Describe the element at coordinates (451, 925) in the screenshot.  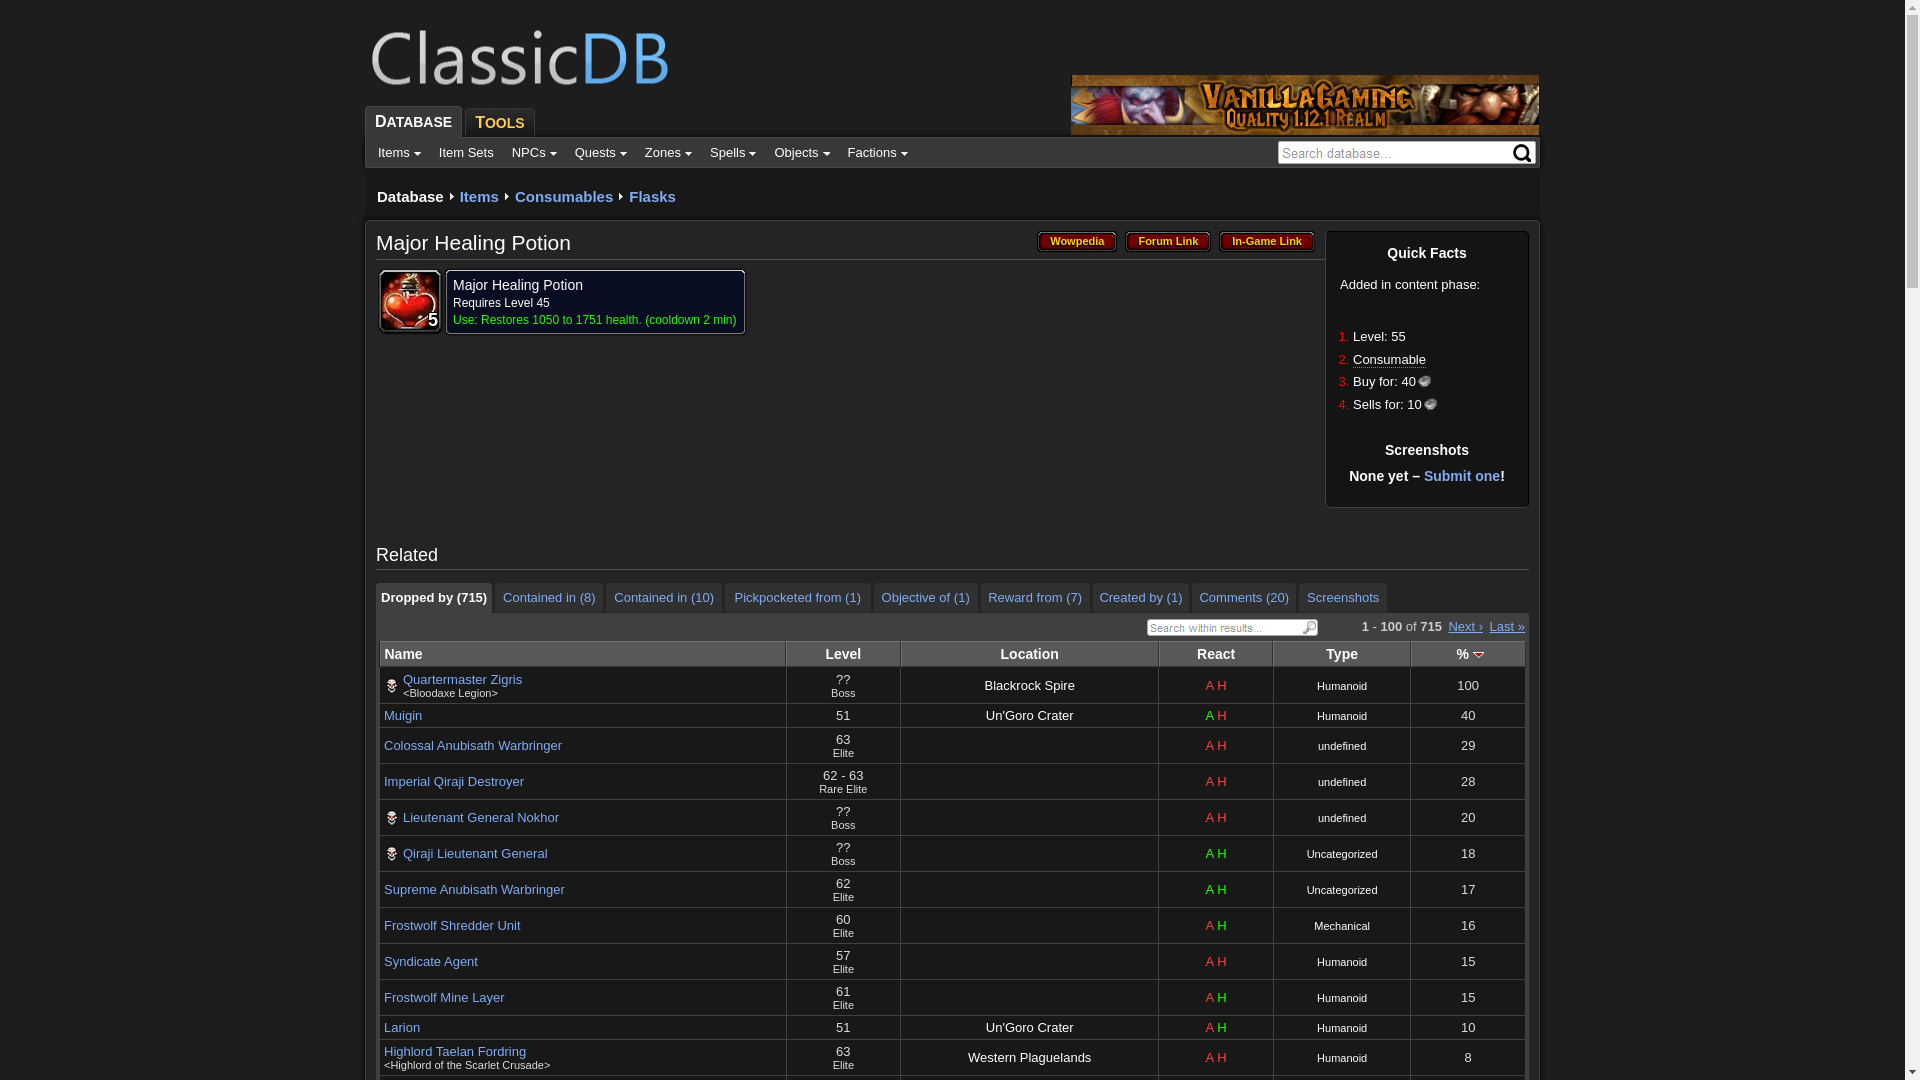
I see `'Frostwolf Shredder Unit'` at that location.